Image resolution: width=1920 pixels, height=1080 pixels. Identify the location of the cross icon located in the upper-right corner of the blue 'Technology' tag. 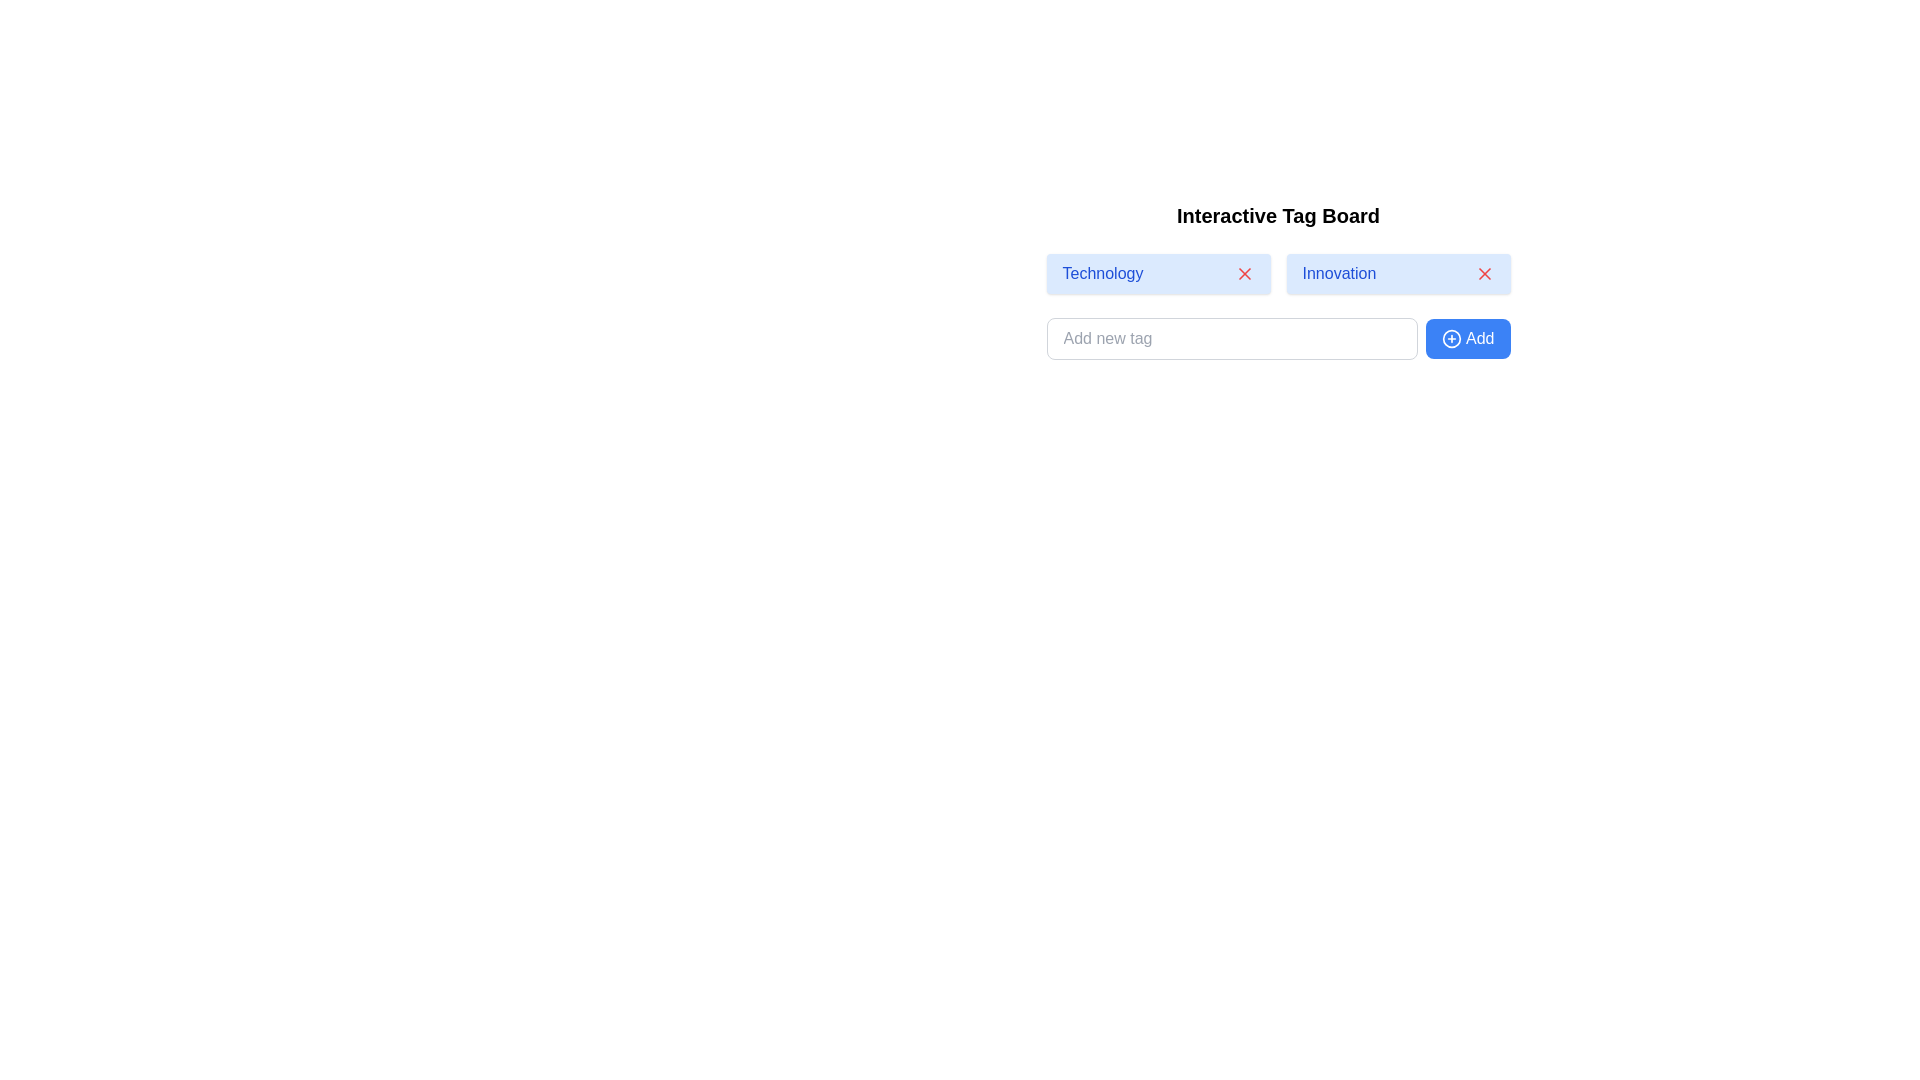
(1243, 273).